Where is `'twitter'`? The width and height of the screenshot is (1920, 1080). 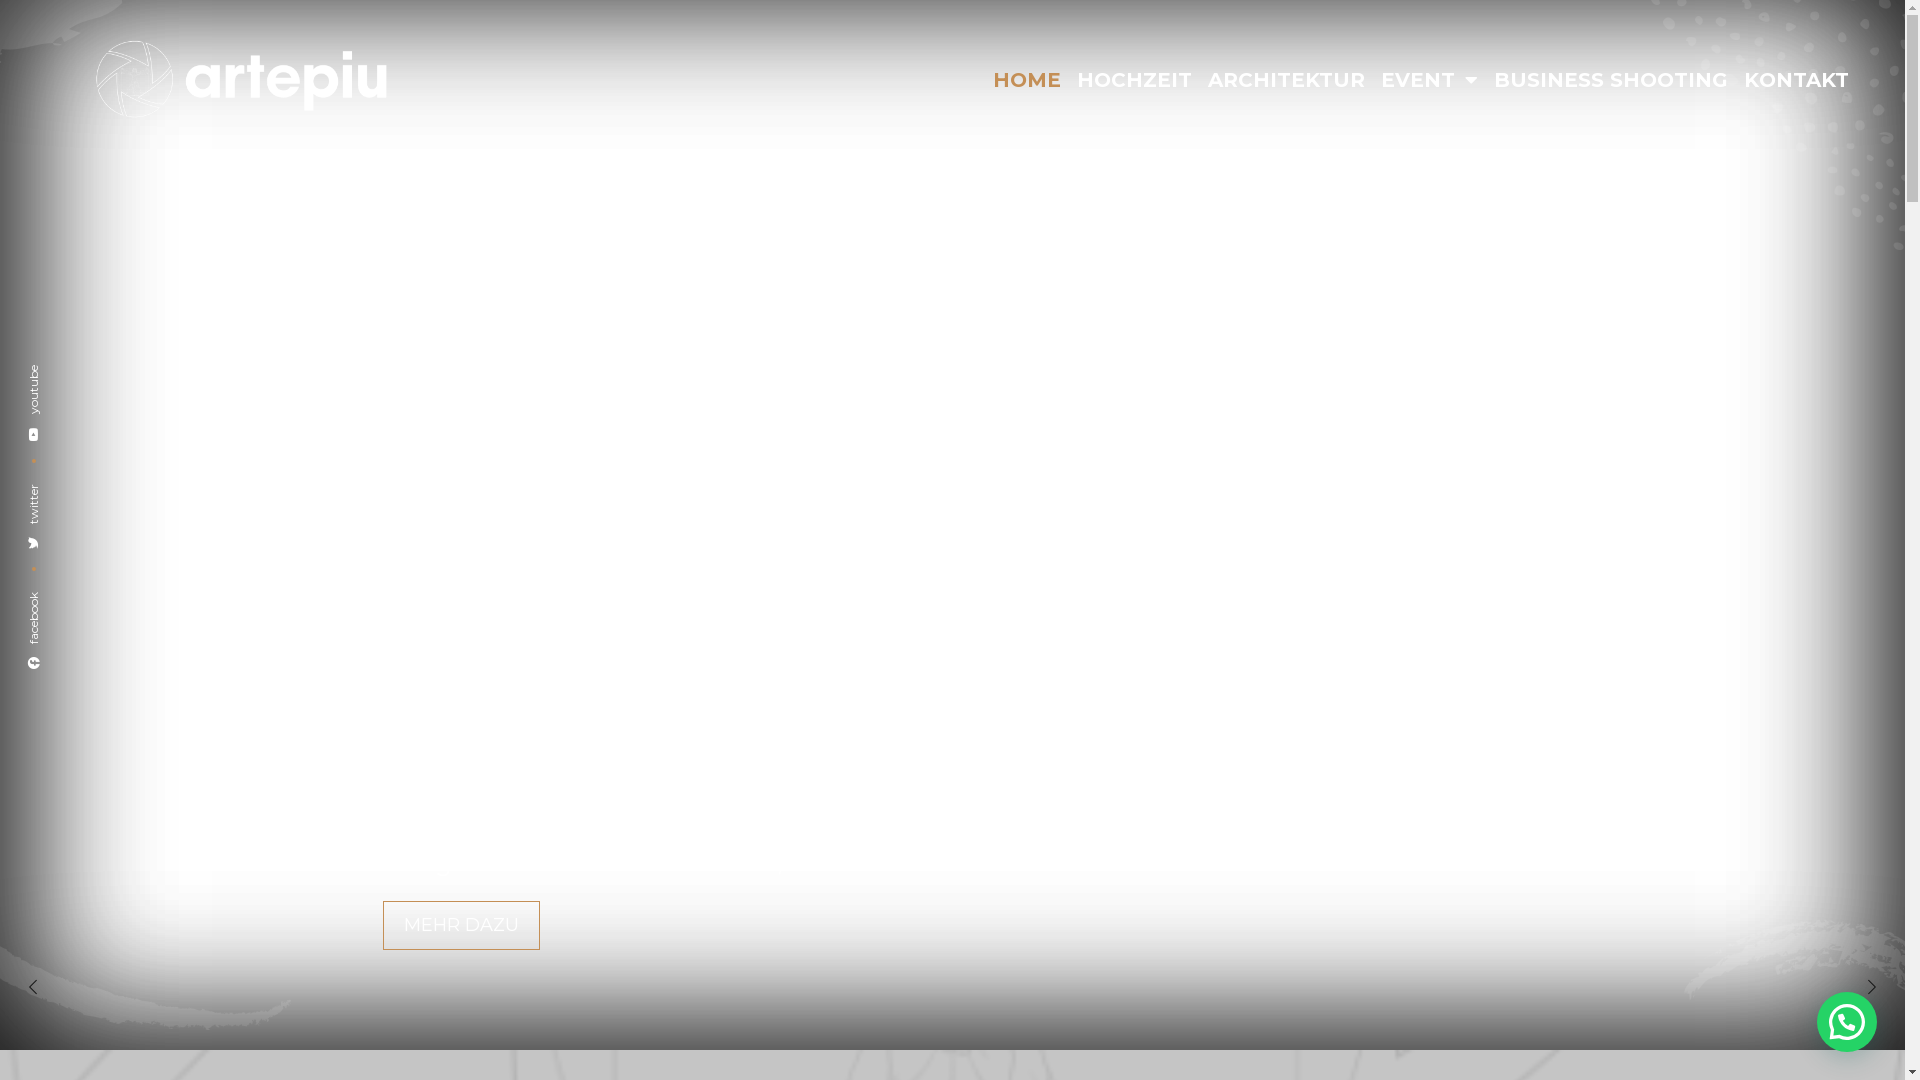
'twitter' is located at coordinates (57, 493).